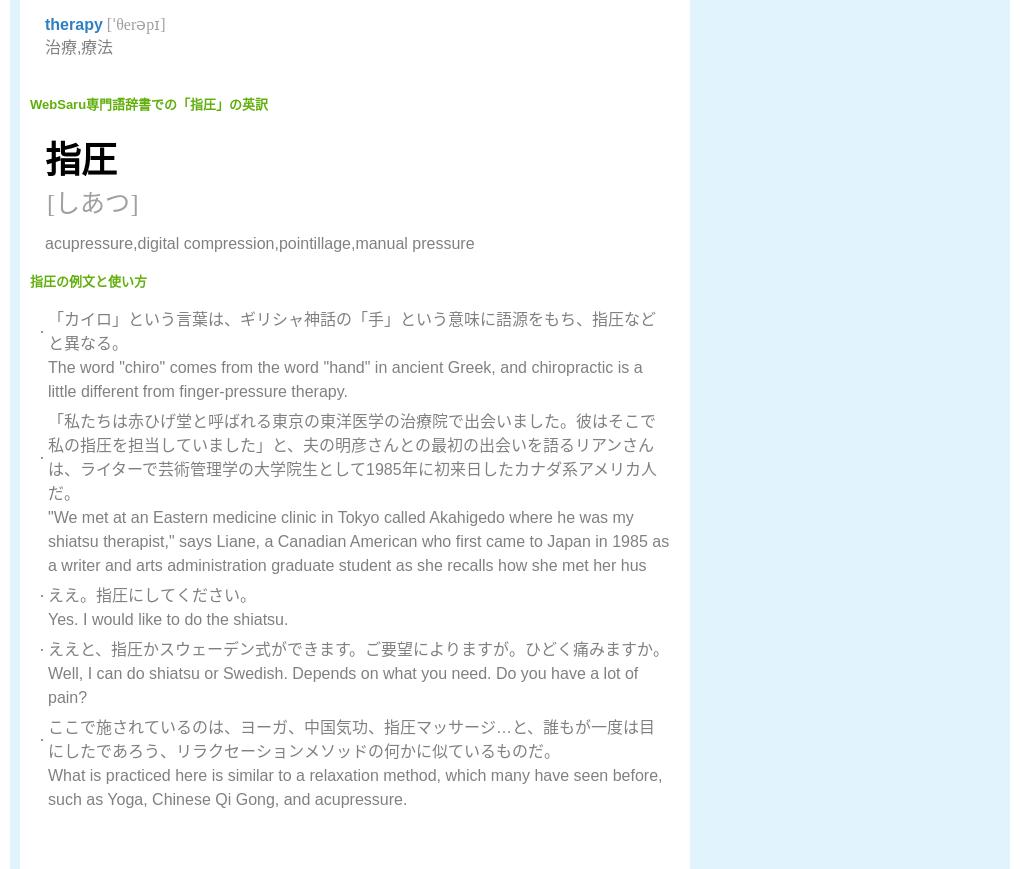 The height and width of the screenshot is (869, 1020). I want to click on '治療,療法', so click(79, 46).